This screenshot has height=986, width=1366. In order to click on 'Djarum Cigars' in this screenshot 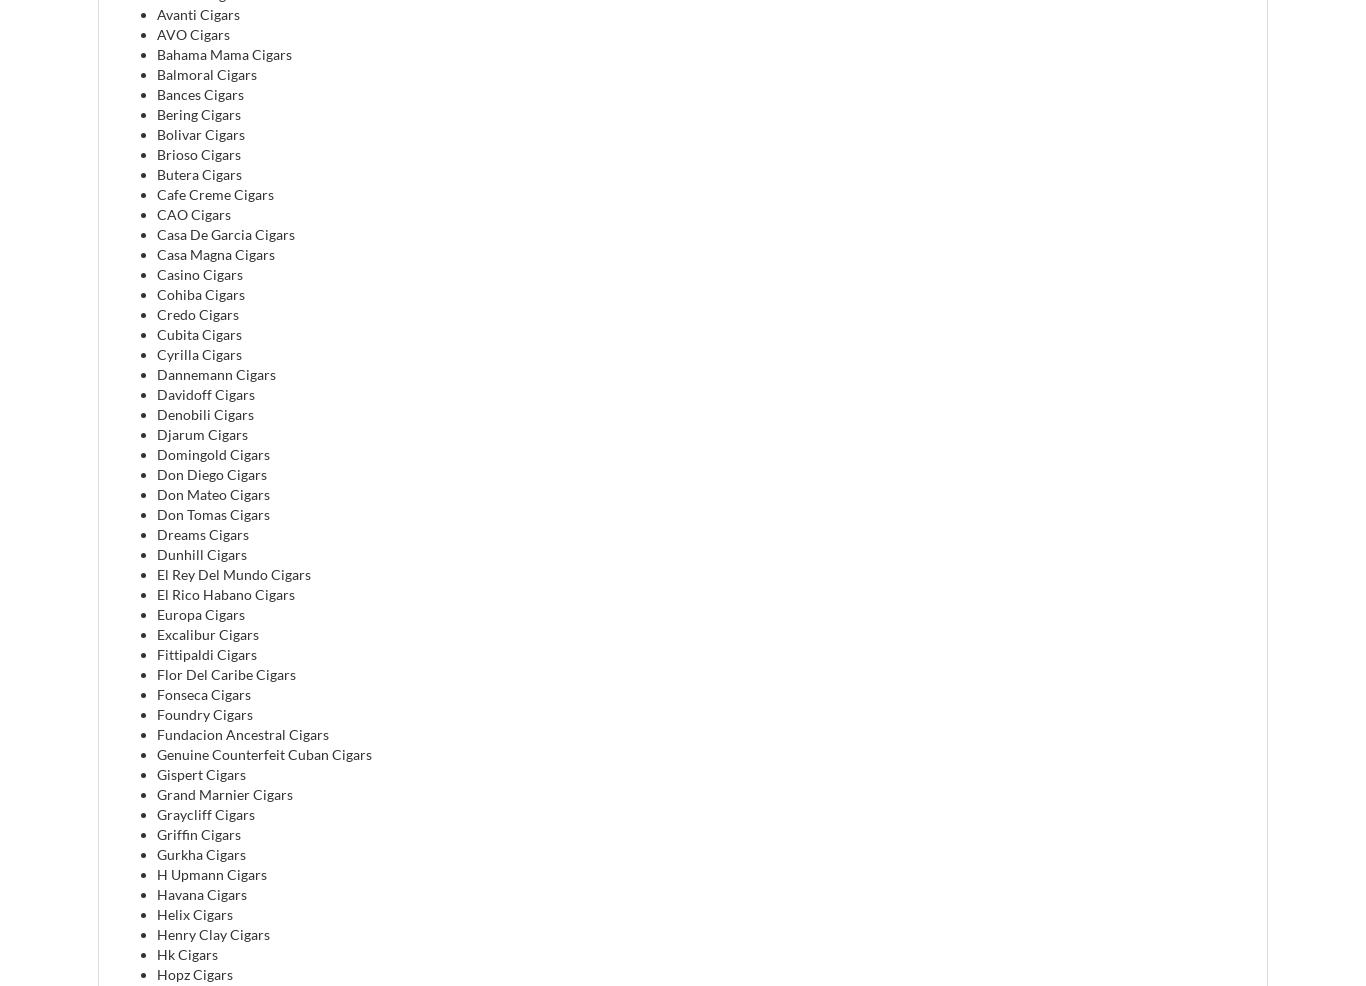, I will do `click(201, 433)`.